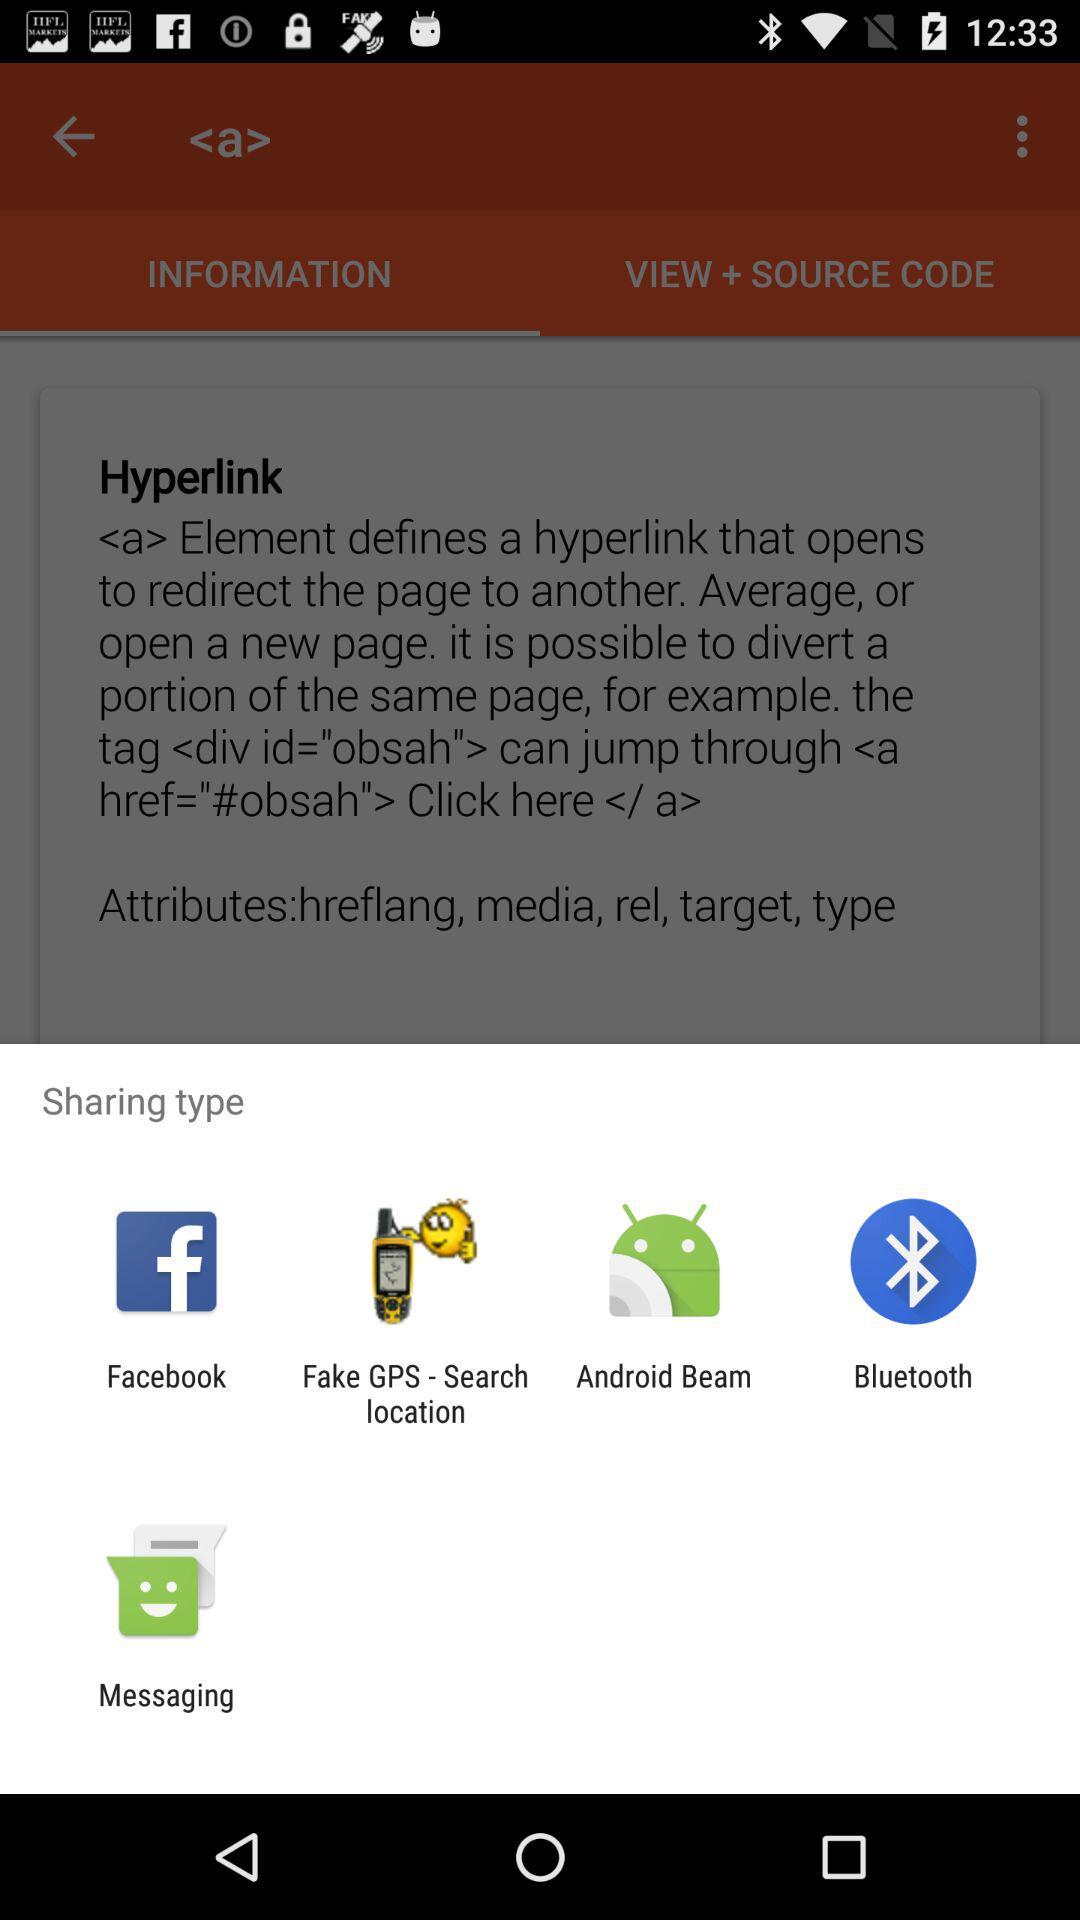  What do you see at coordinates (664, 1392) in the screenshot?
I see `icon to the left of the bluetooth` at bounding box center [664, 1392].